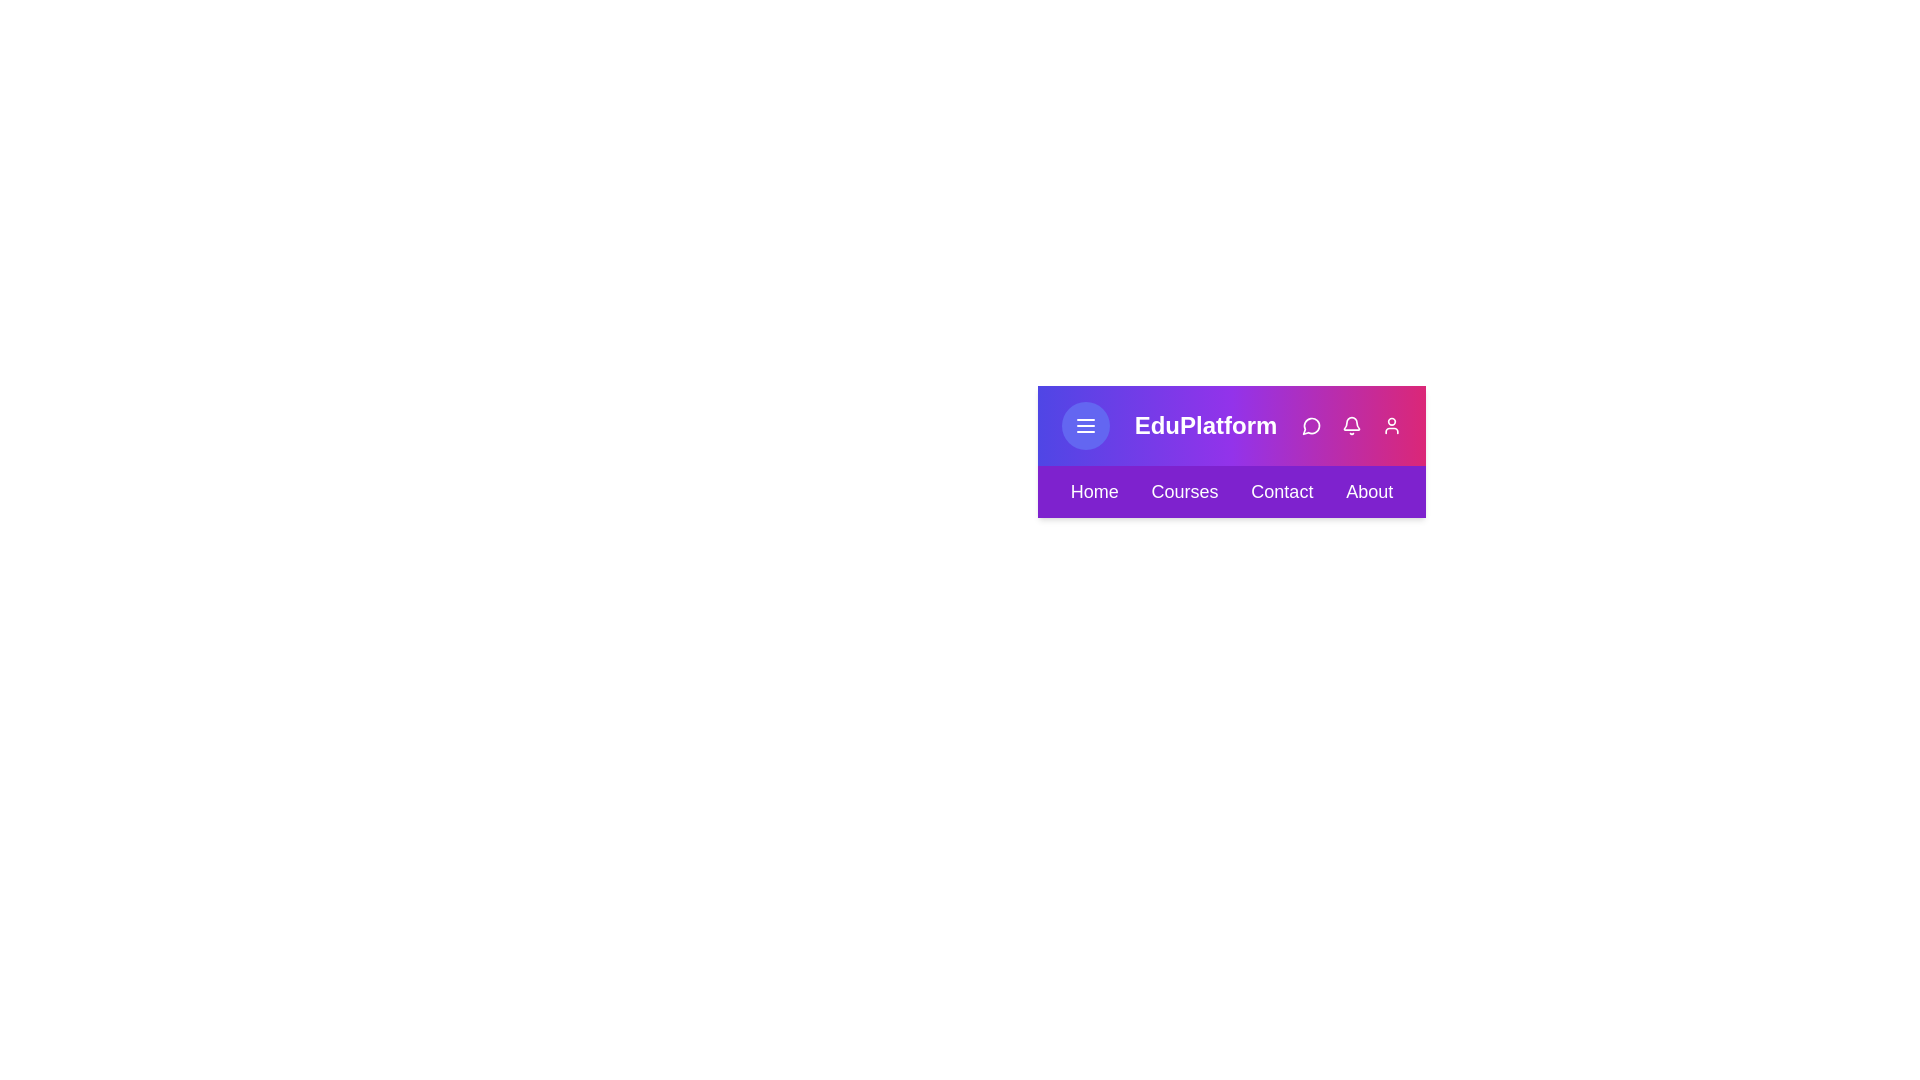  I want to click on the notification icon in the action bar, so click(1352, 424).